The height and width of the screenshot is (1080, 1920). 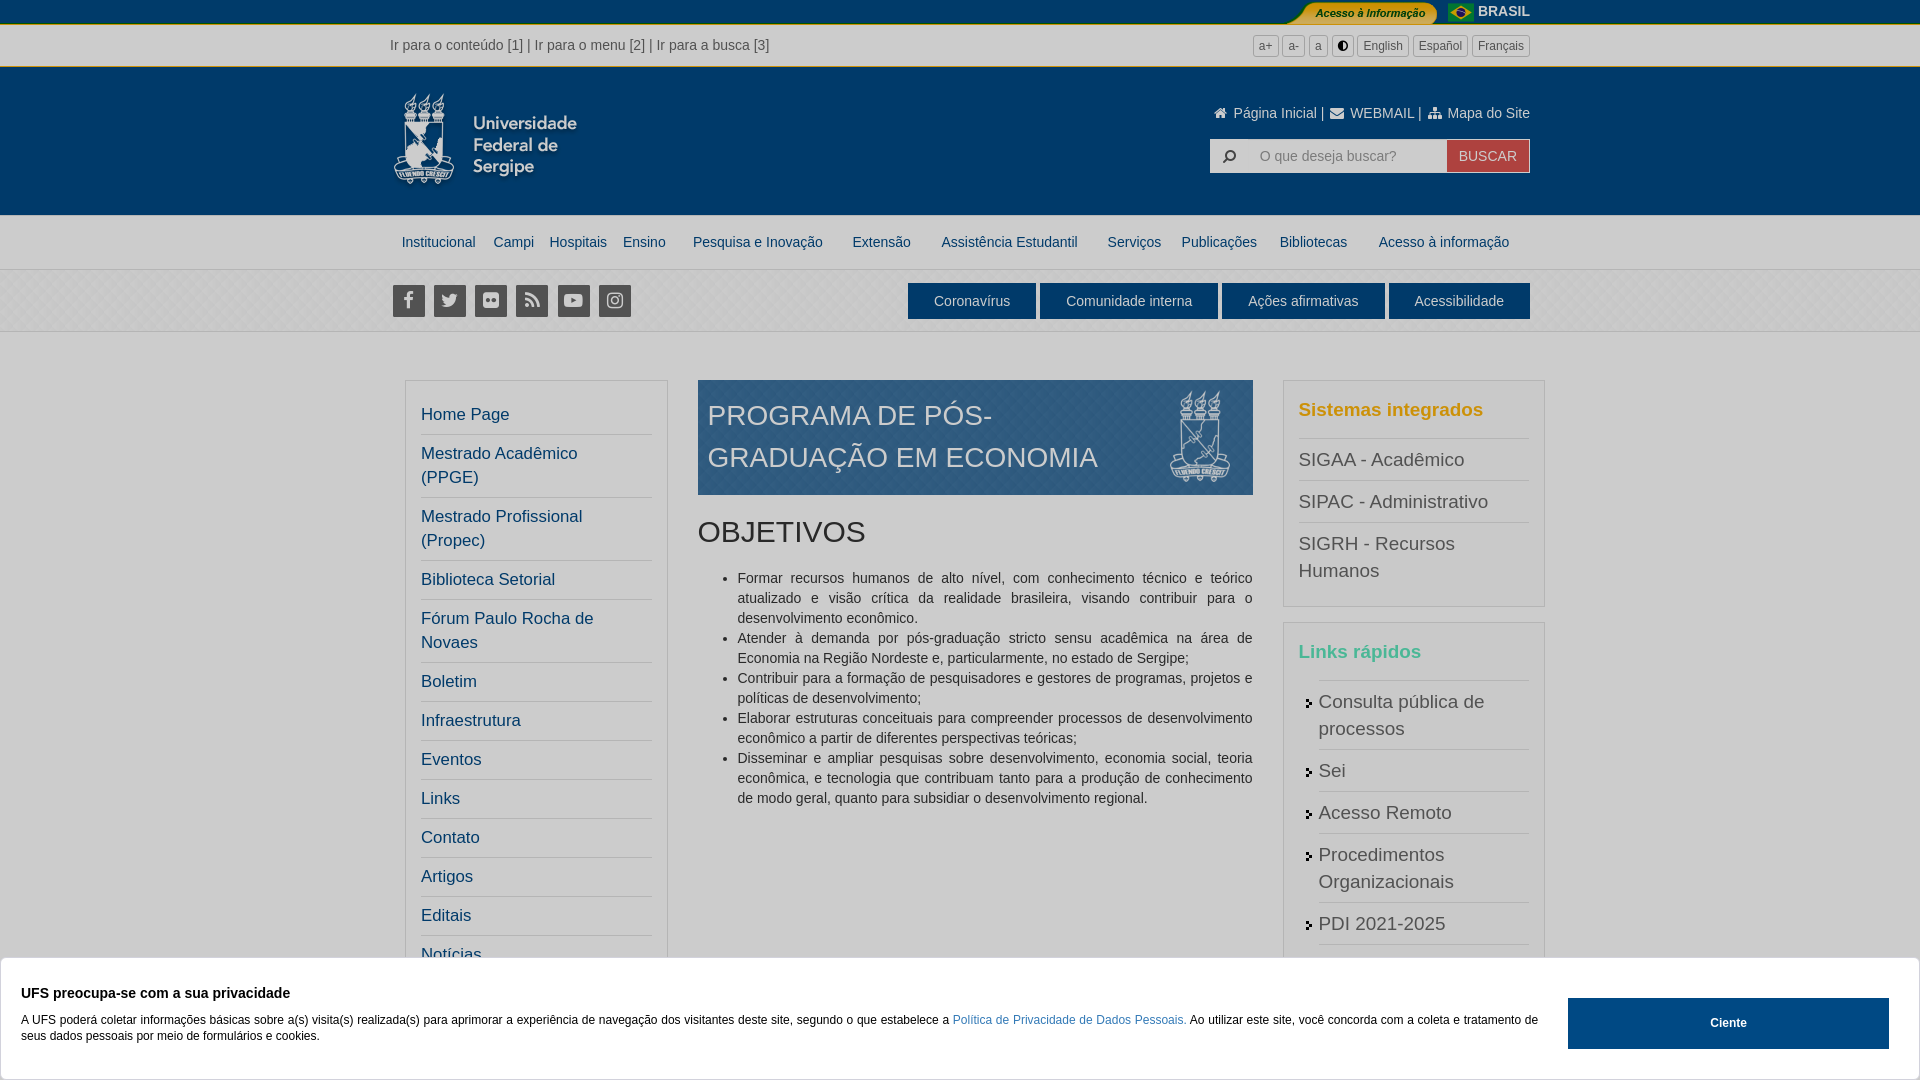 What do you see at coordinates (1313, 241) in the screenshot?
I see `'Bibliotecas'` at bounding box center [1313, 241].